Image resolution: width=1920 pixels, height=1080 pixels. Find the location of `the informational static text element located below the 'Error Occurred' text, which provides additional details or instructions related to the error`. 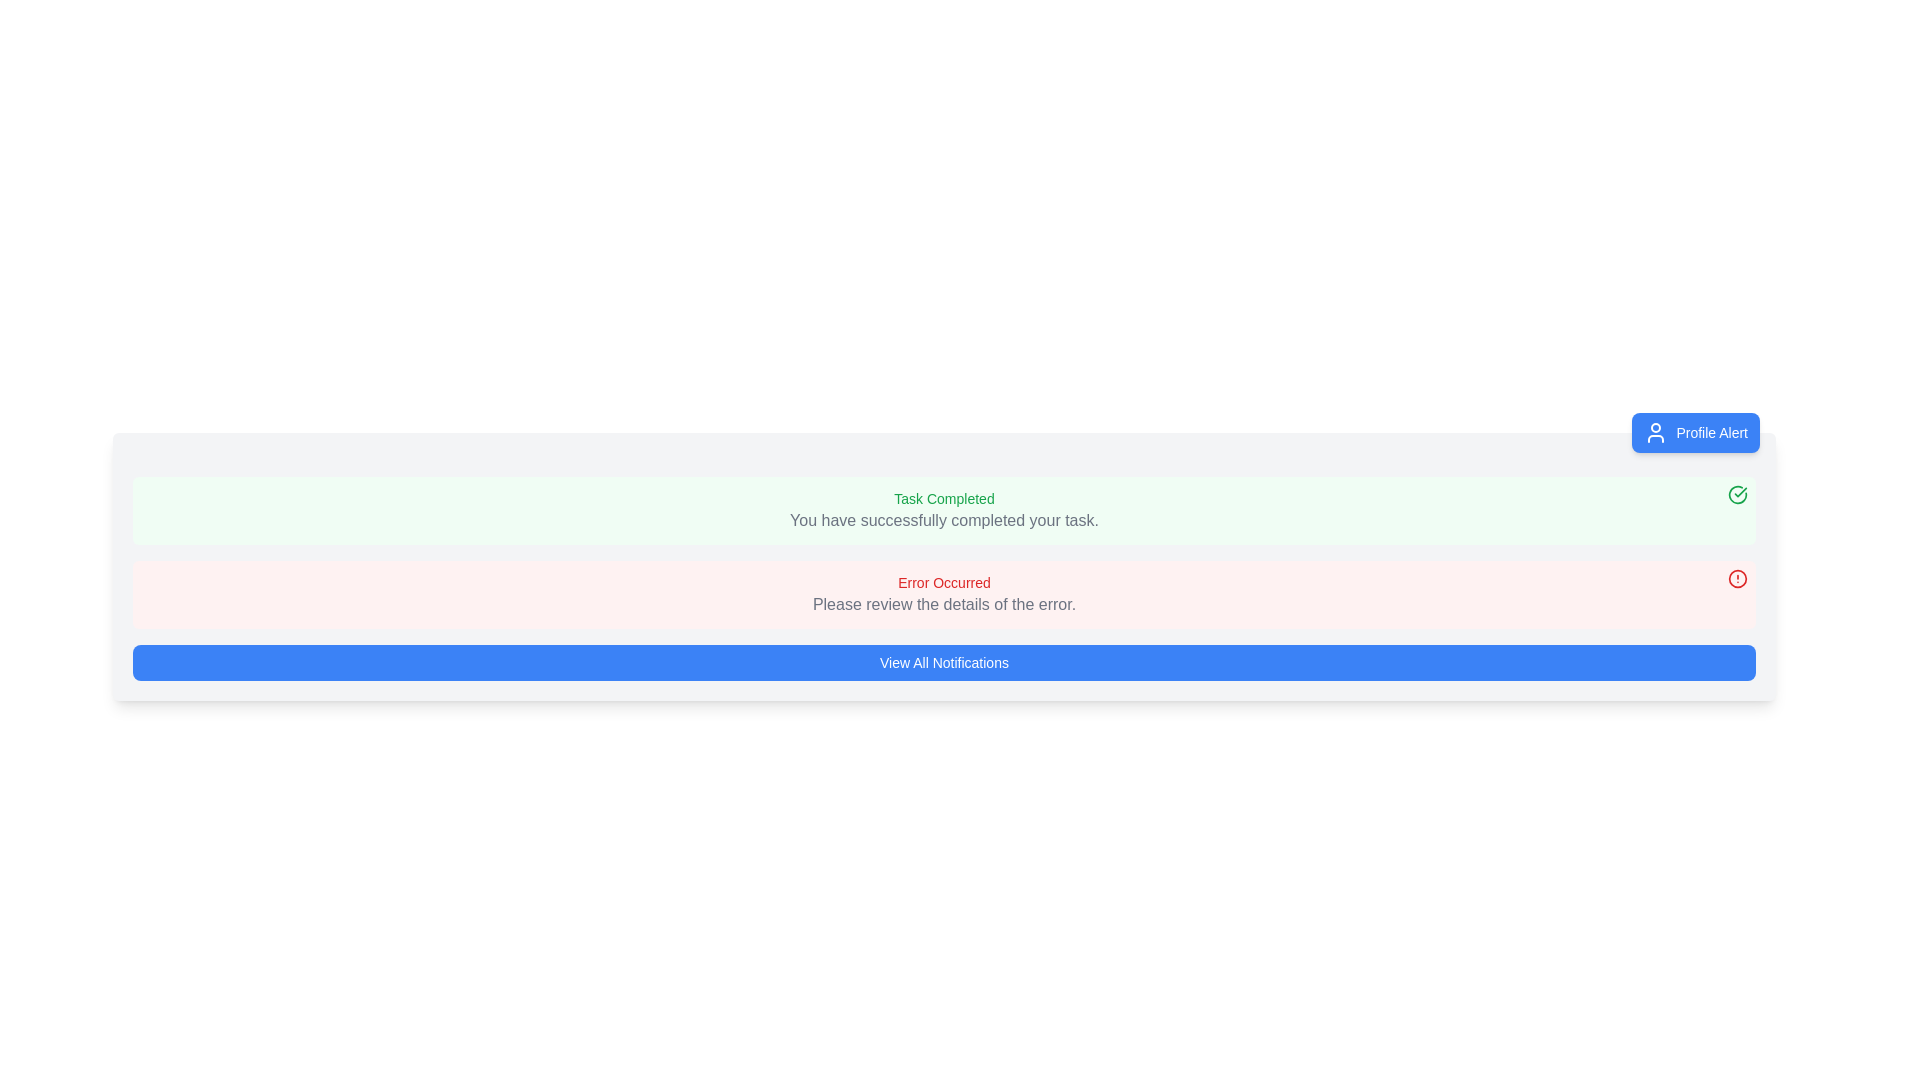

the informational static text element located below the 'Error Occurred' text, which provides additional details or instructions related to the error is located at coordinates (943, 604).